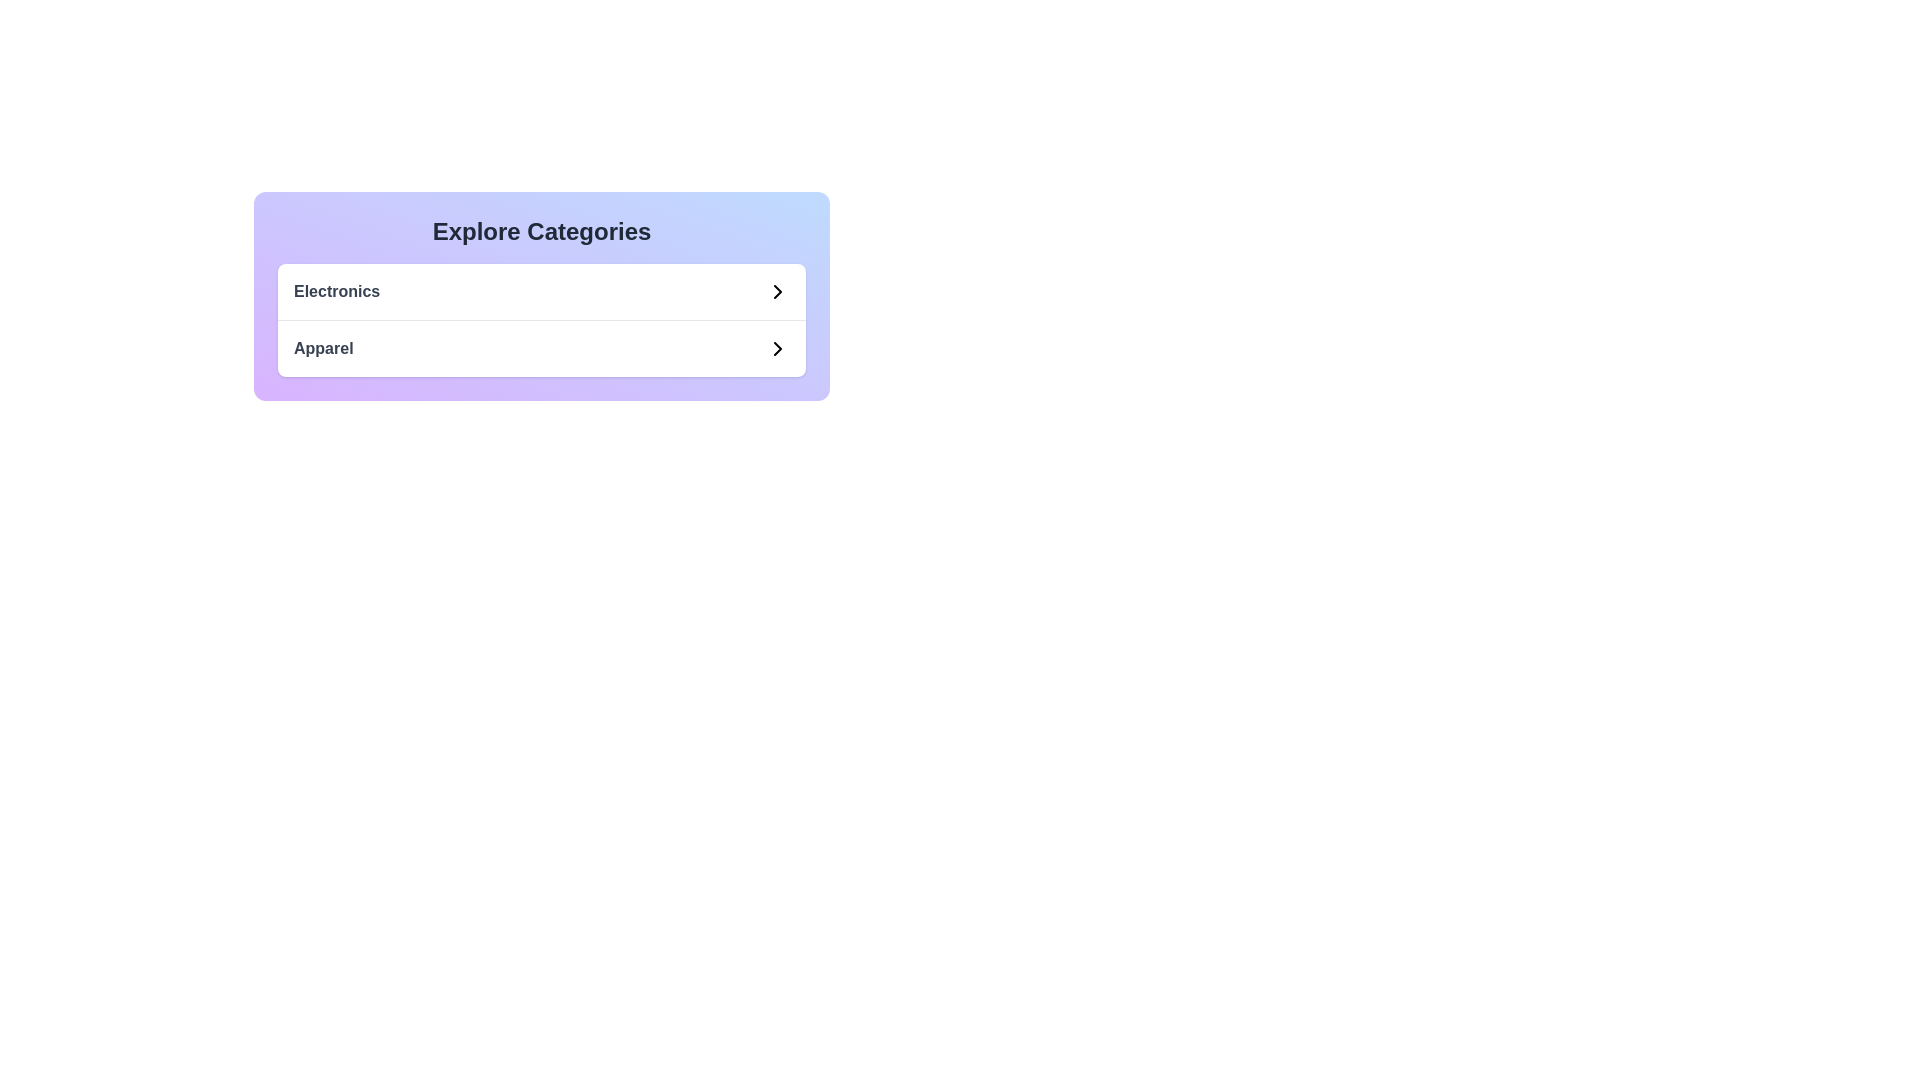 The width and height of the screenshot is (1920, 1080). What do you see at coordinates (776, 347) in the screenshot?
I see `the right-facing chevron arrow icon located at the far-right end of the 'Apparel' list item in the 'Explore Categories' panel` at bounding box center [776, 347].